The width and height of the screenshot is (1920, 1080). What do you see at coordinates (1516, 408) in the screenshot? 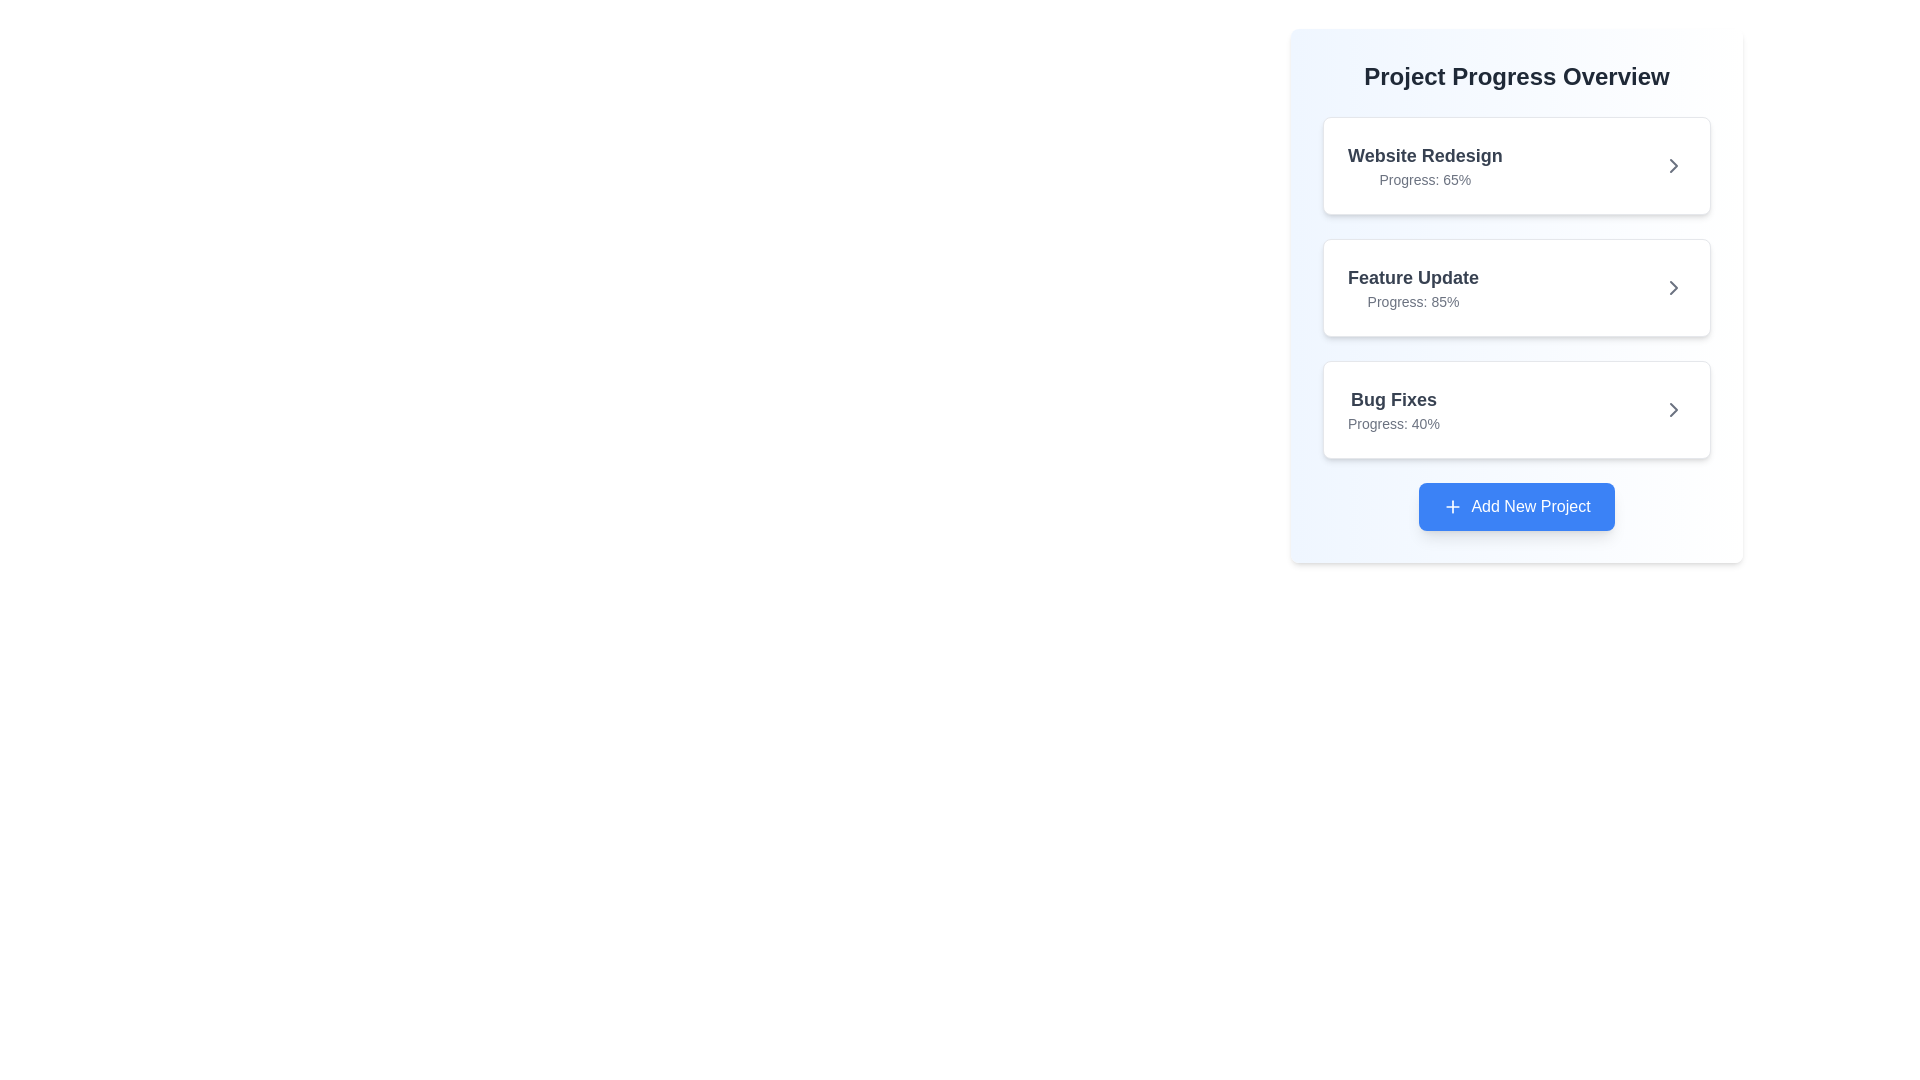
I see `the third entry` at bounding box center [1516, 408].